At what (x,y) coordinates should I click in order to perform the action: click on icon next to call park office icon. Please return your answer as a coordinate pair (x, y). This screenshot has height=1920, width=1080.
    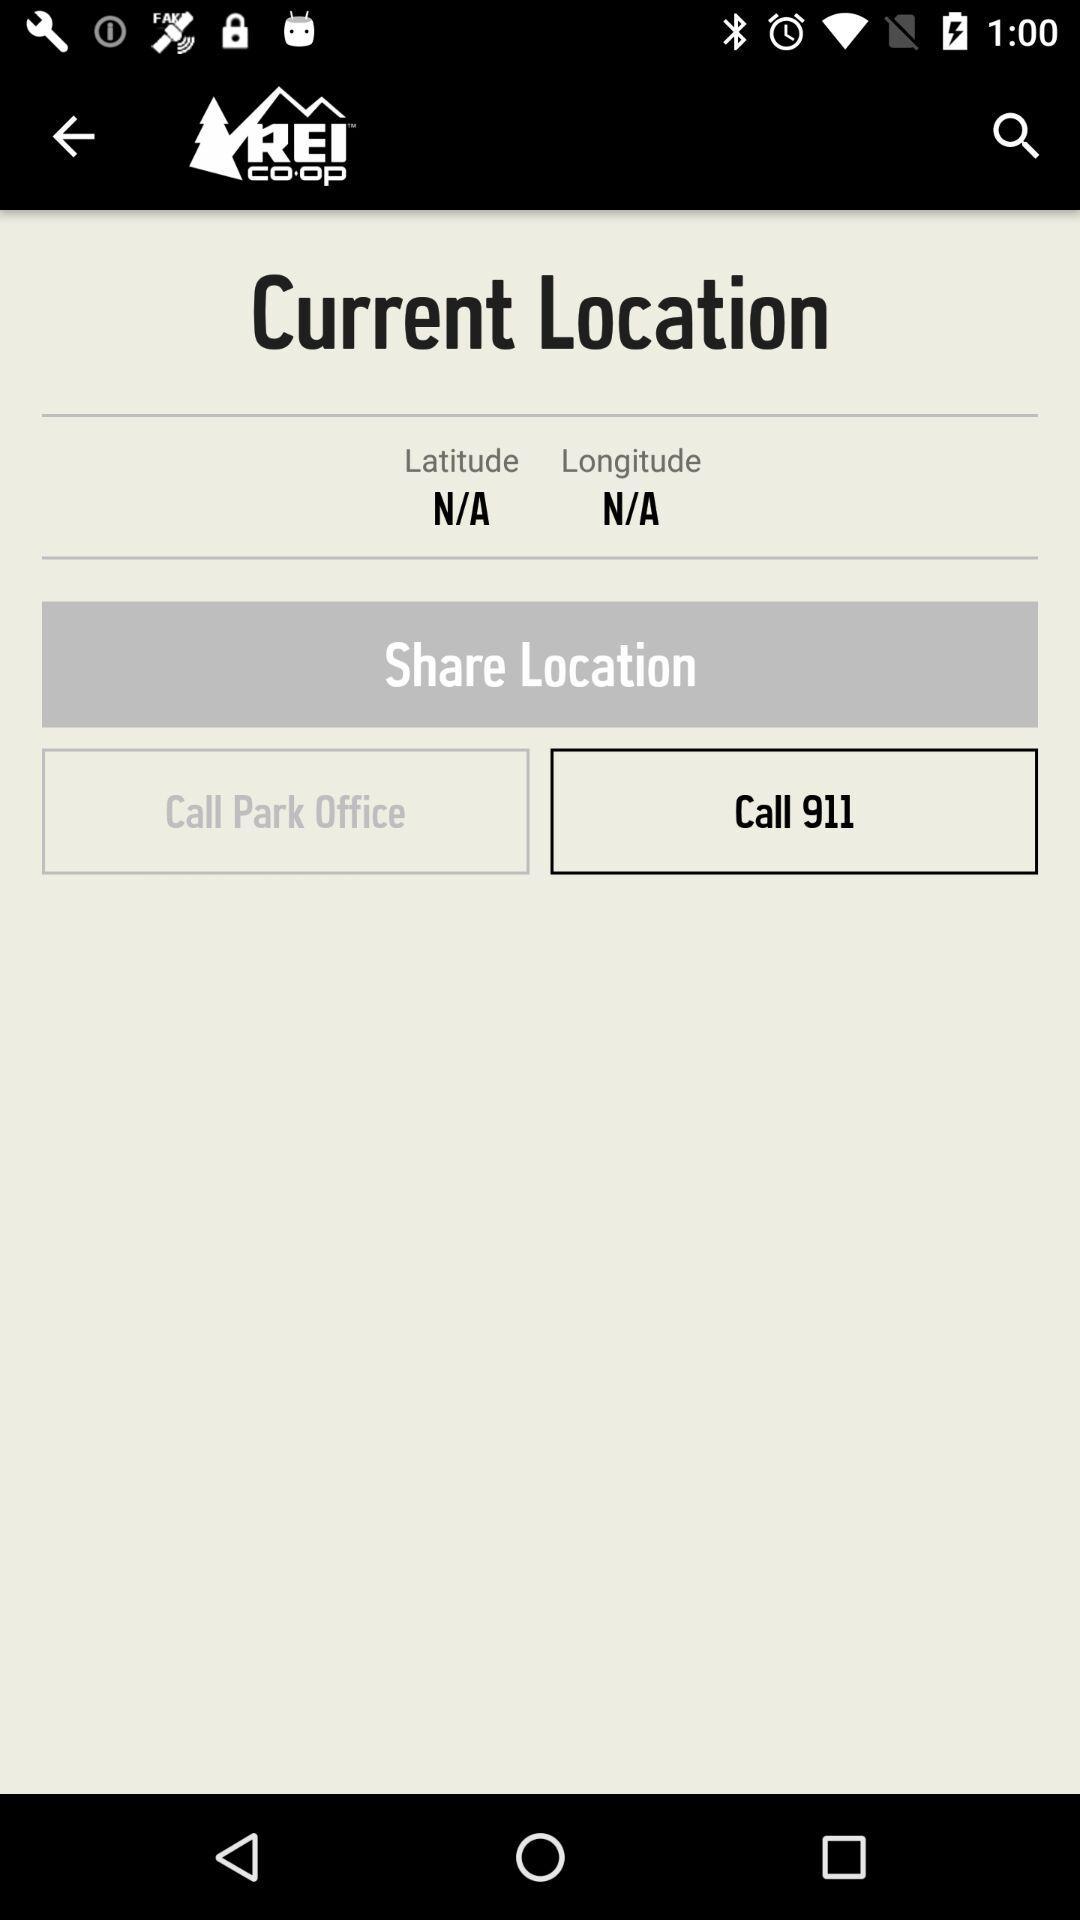
    Looking at the image, I should click on (793, 811).